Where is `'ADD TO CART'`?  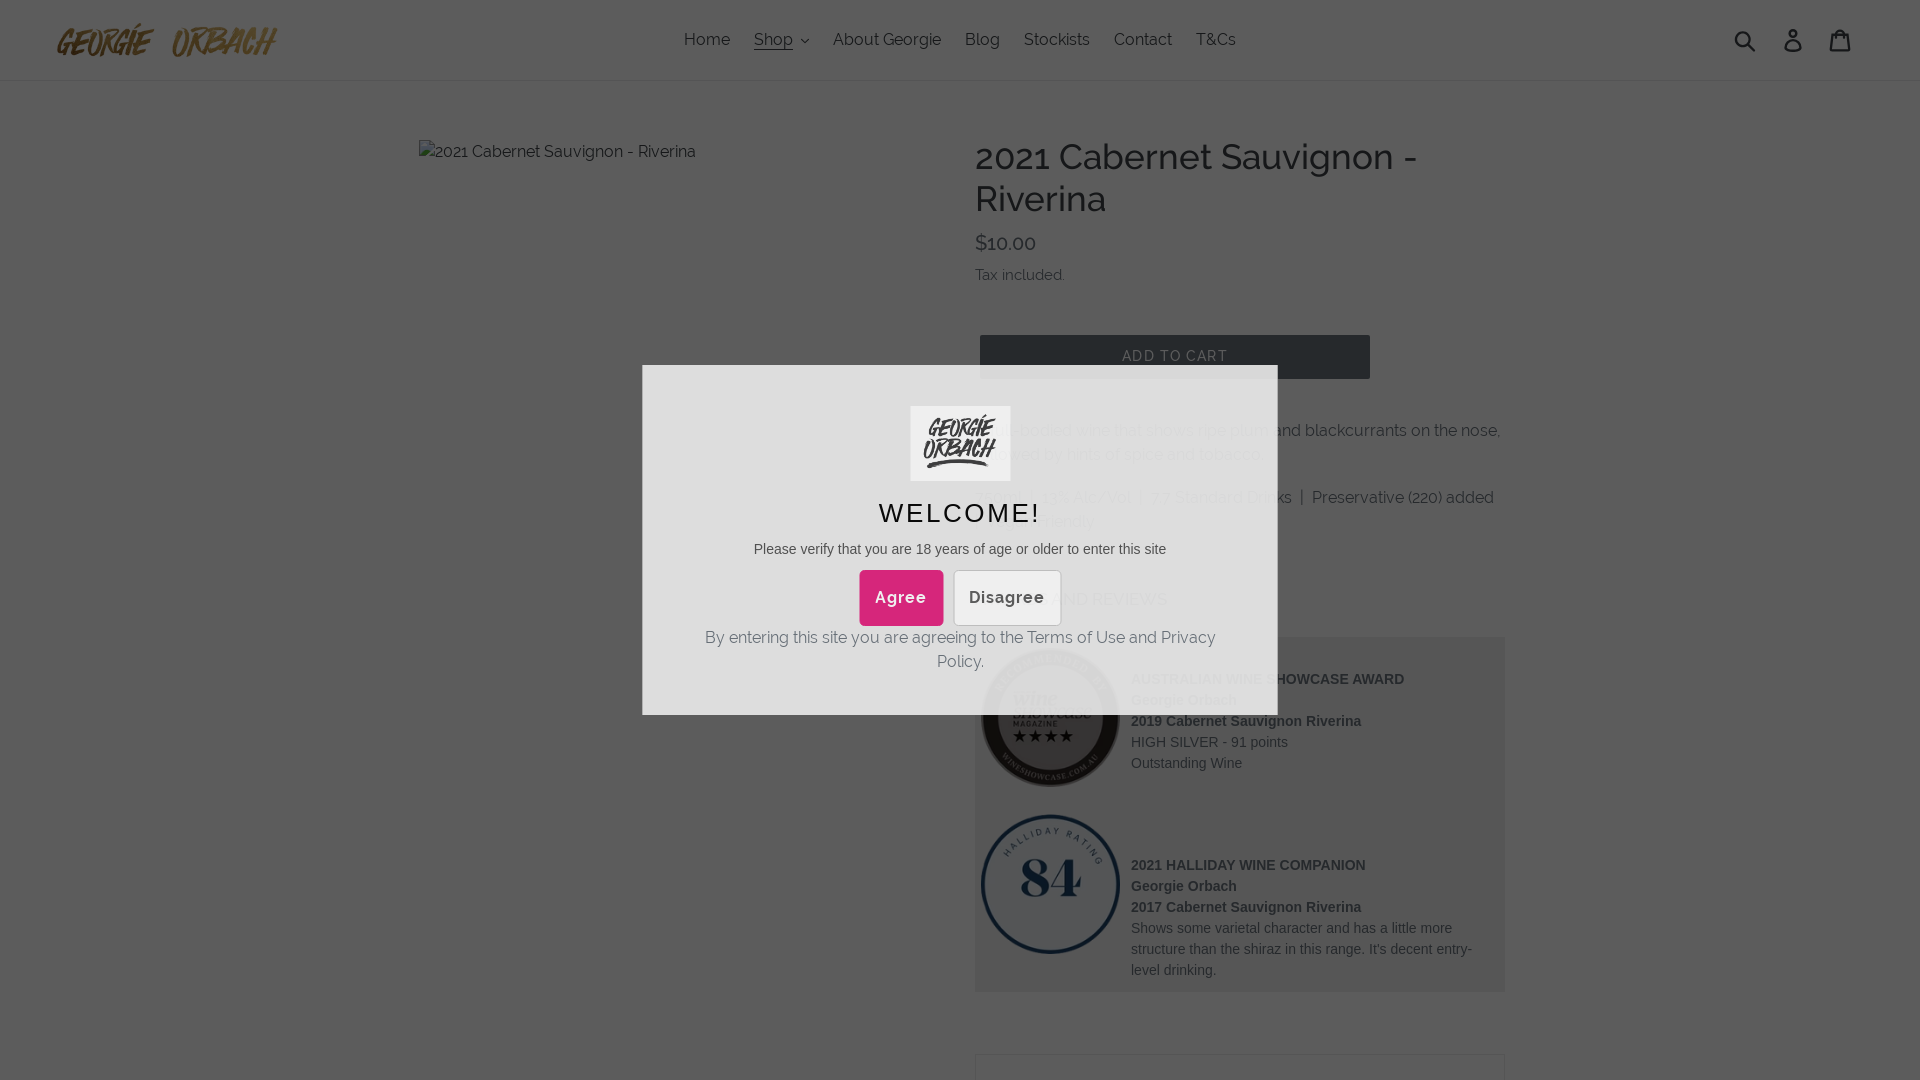 'ADD TO CART' is located at coordinates (1175, 356).